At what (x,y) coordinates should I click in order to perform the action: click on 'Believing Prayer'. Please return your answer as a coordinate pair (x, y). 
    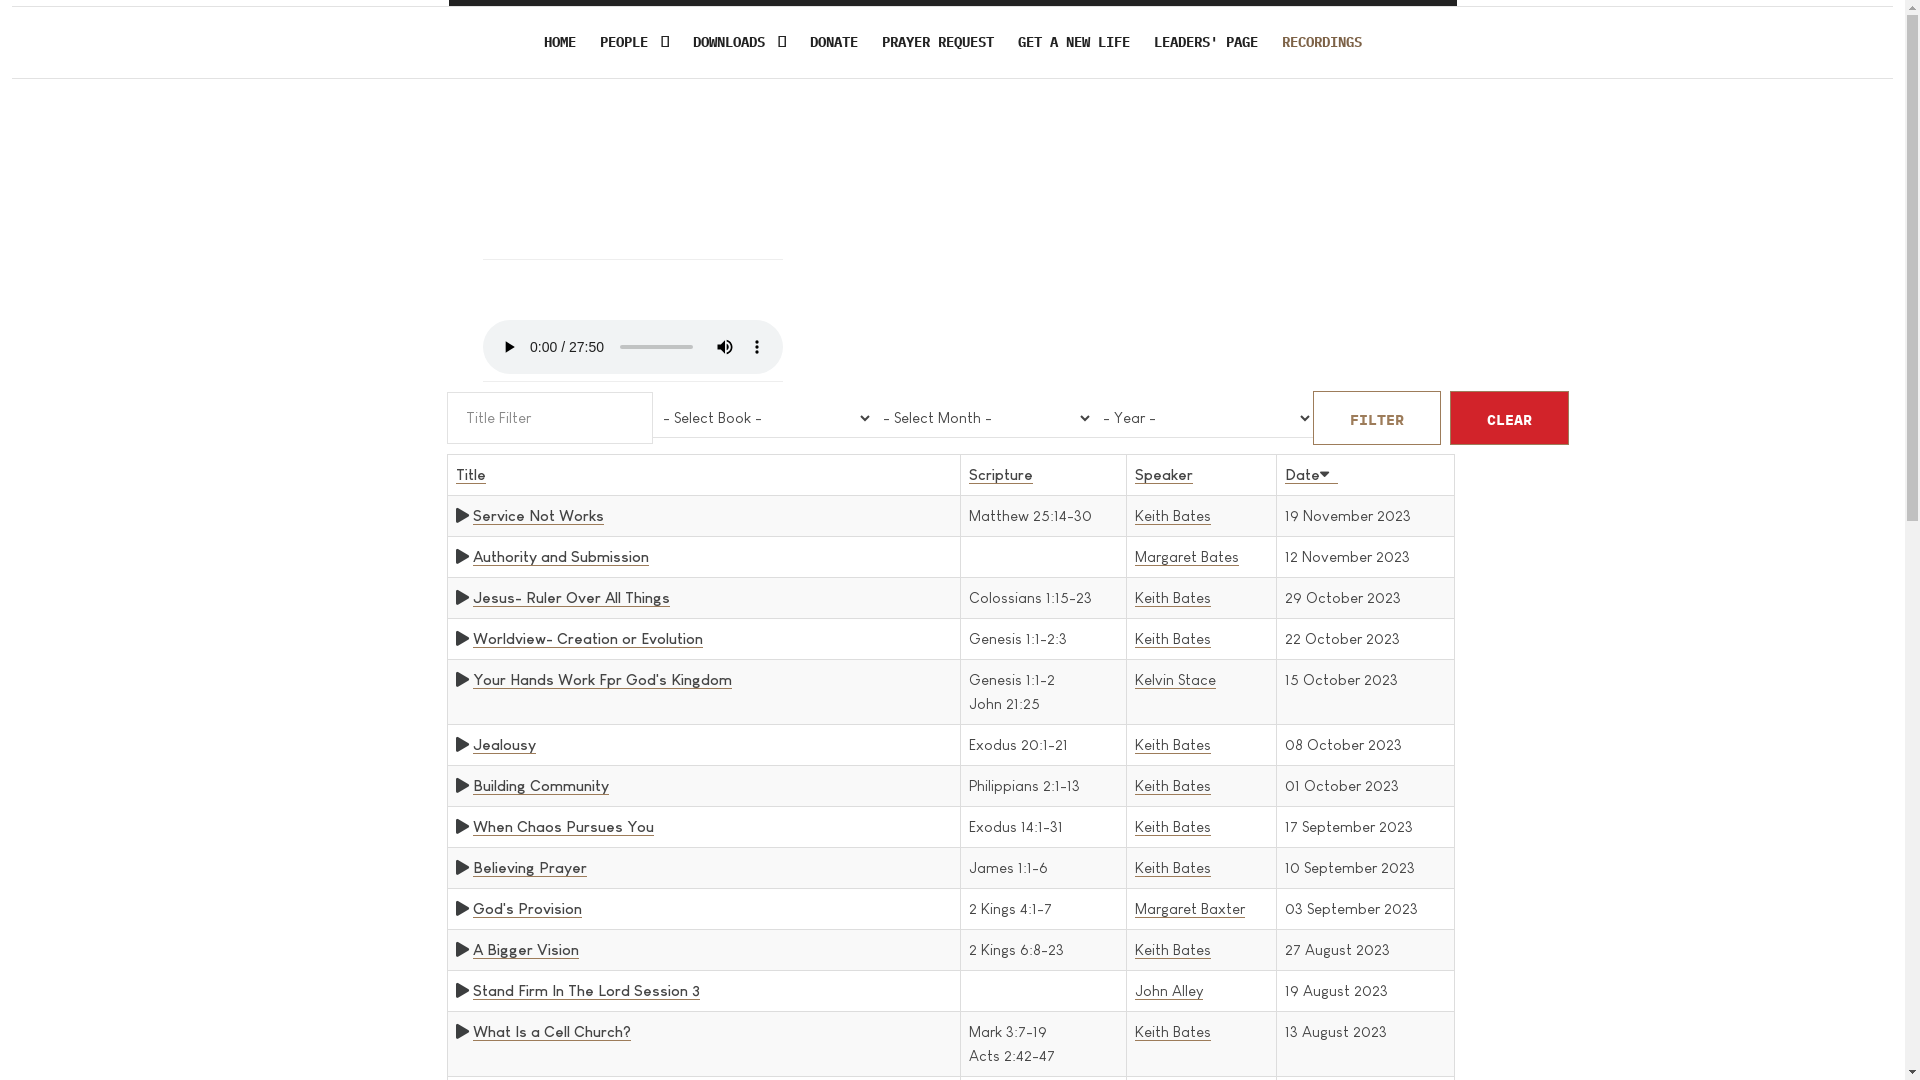
    Looking at the image, I should click on (470, 866).